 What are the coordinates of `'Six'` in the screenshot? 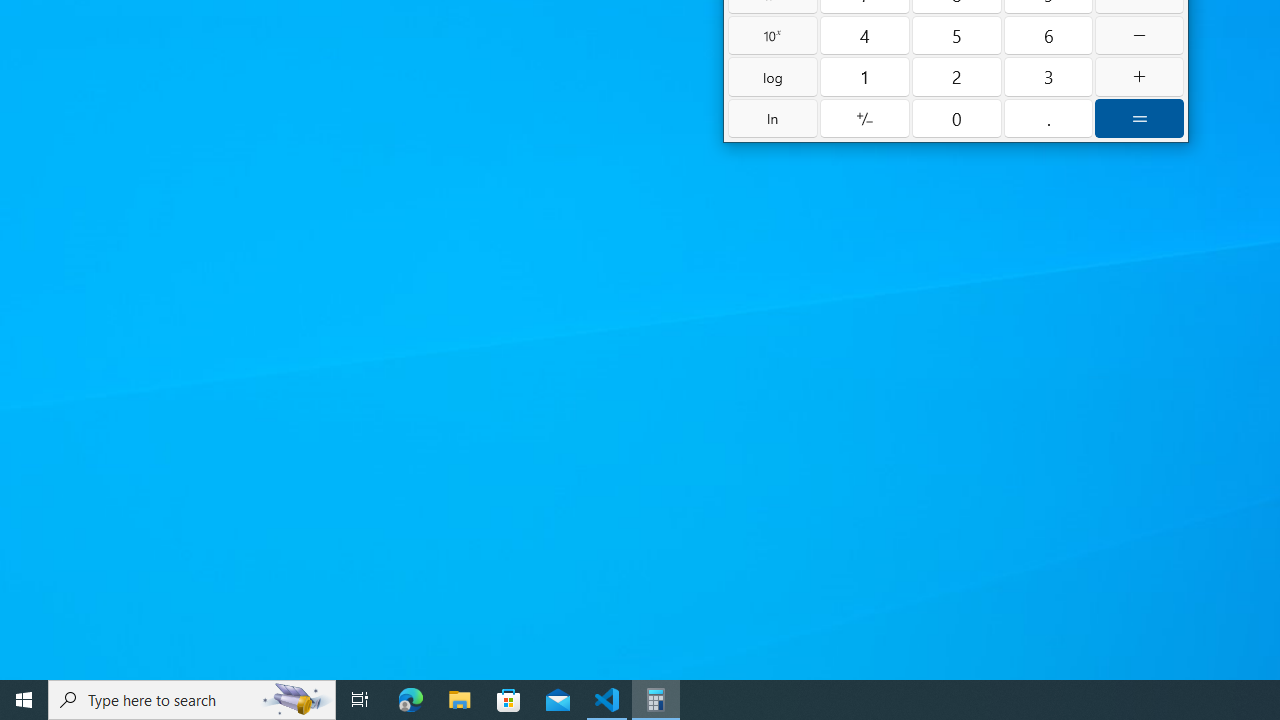 It's located at (1047, 35).